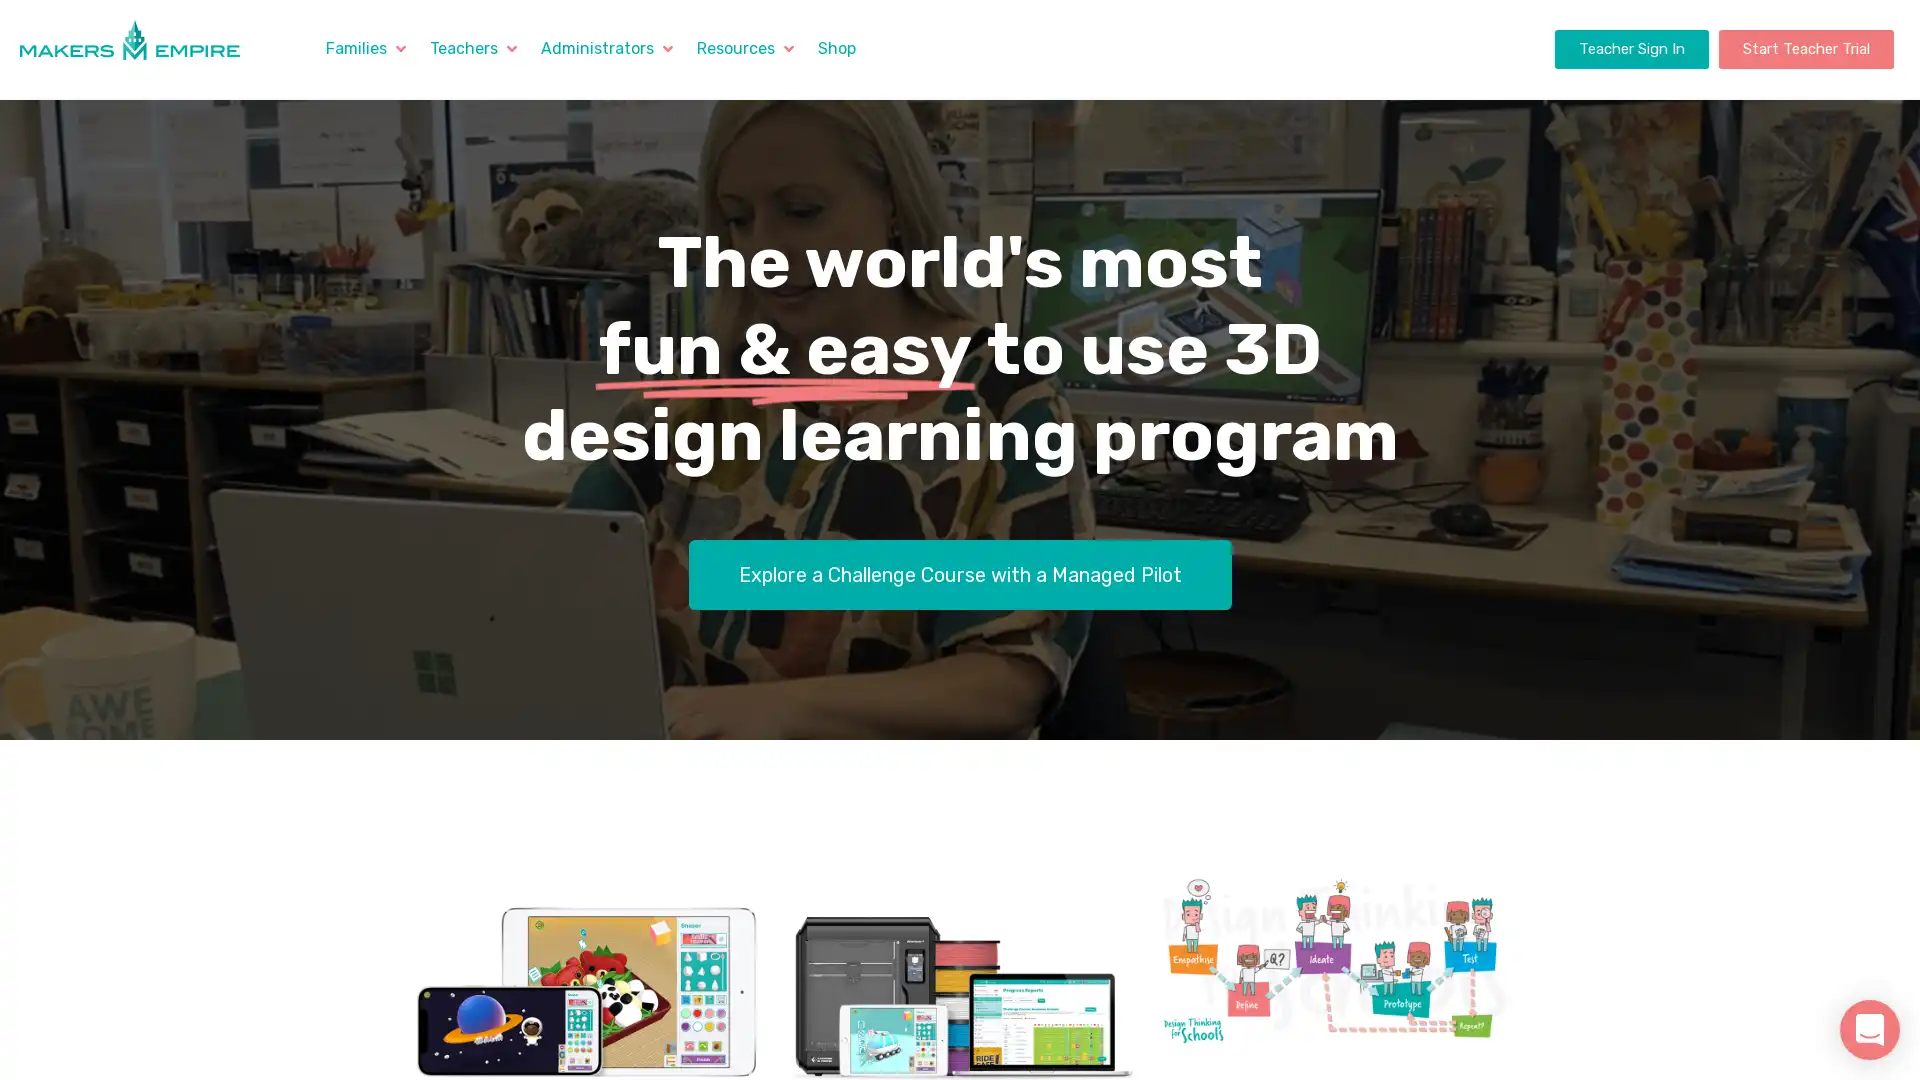 The width and height of the screenshot is (1920, 1080). I want to click on Teacher Sign In, so click(1631, 48).